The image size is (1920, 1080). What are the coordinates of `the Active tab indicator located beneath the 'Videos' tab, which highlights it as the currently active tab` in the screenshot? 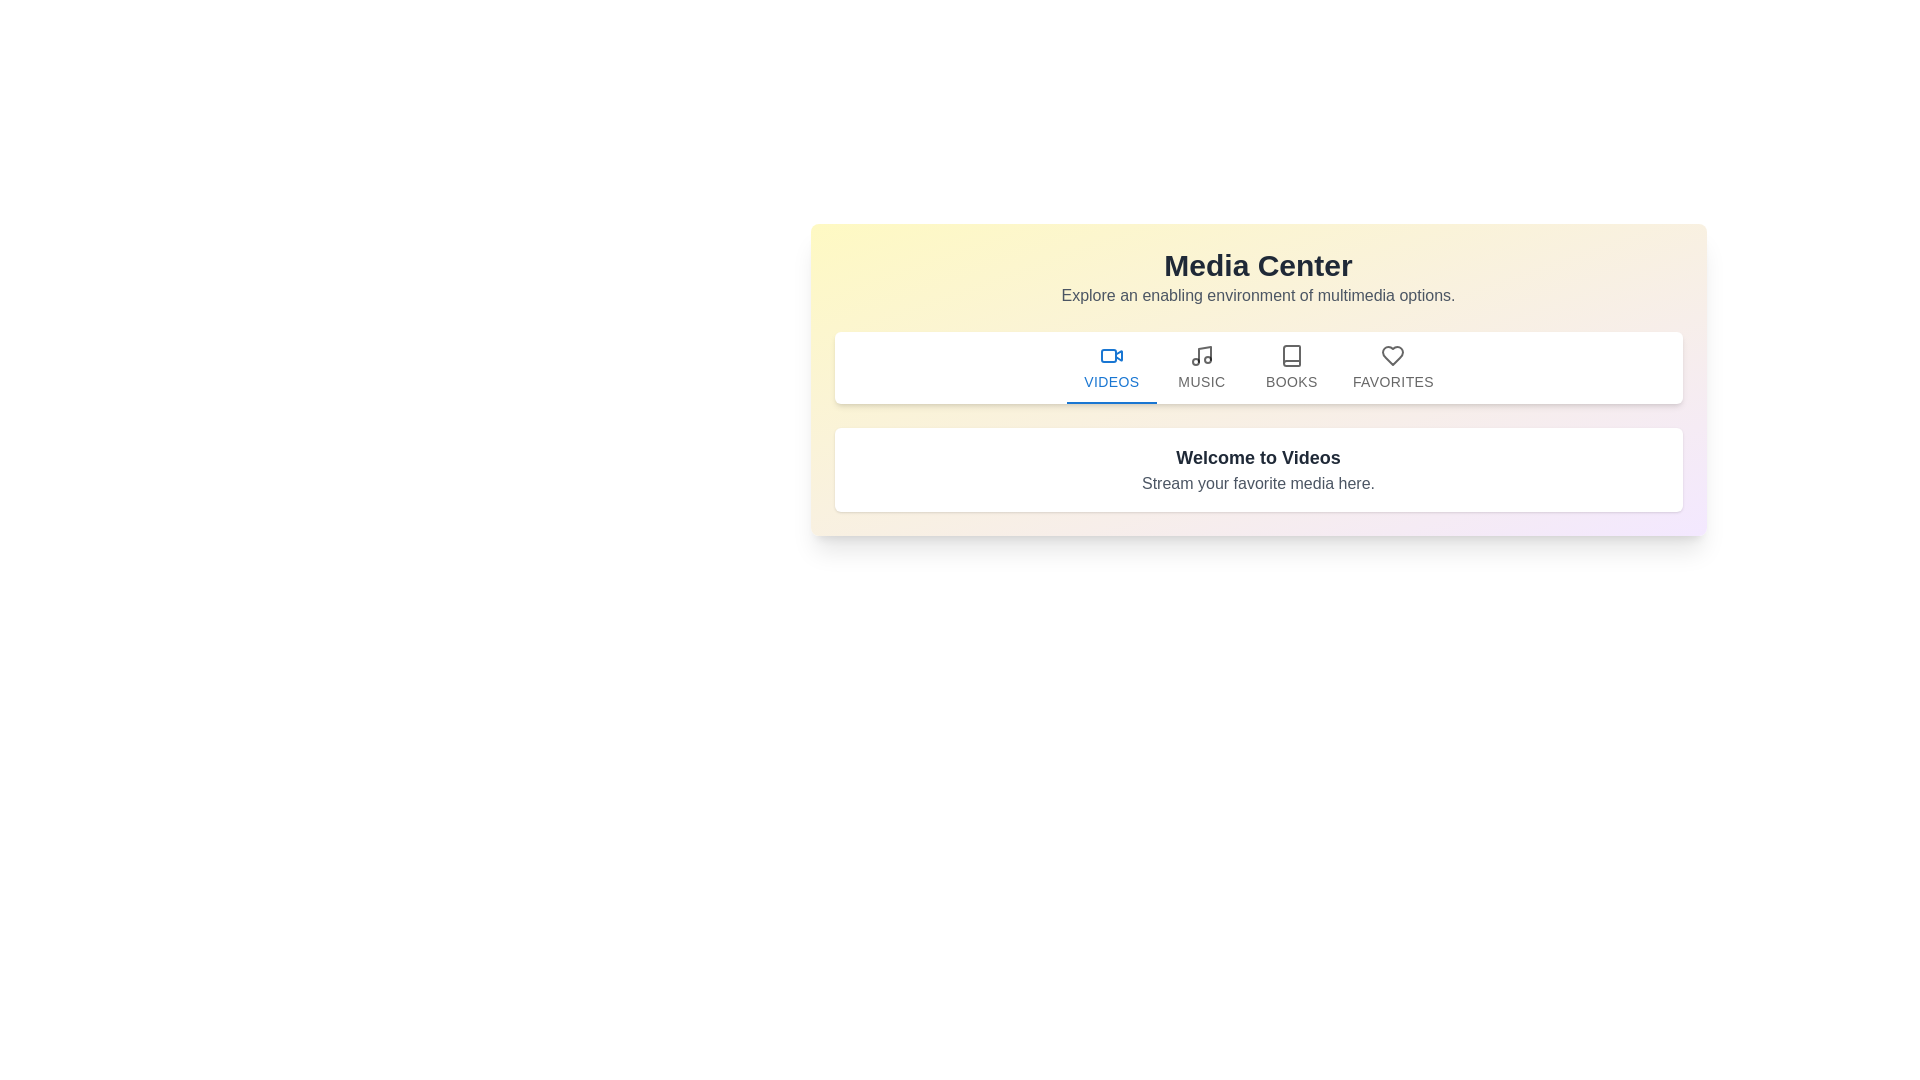 It's located at (1110, 402).